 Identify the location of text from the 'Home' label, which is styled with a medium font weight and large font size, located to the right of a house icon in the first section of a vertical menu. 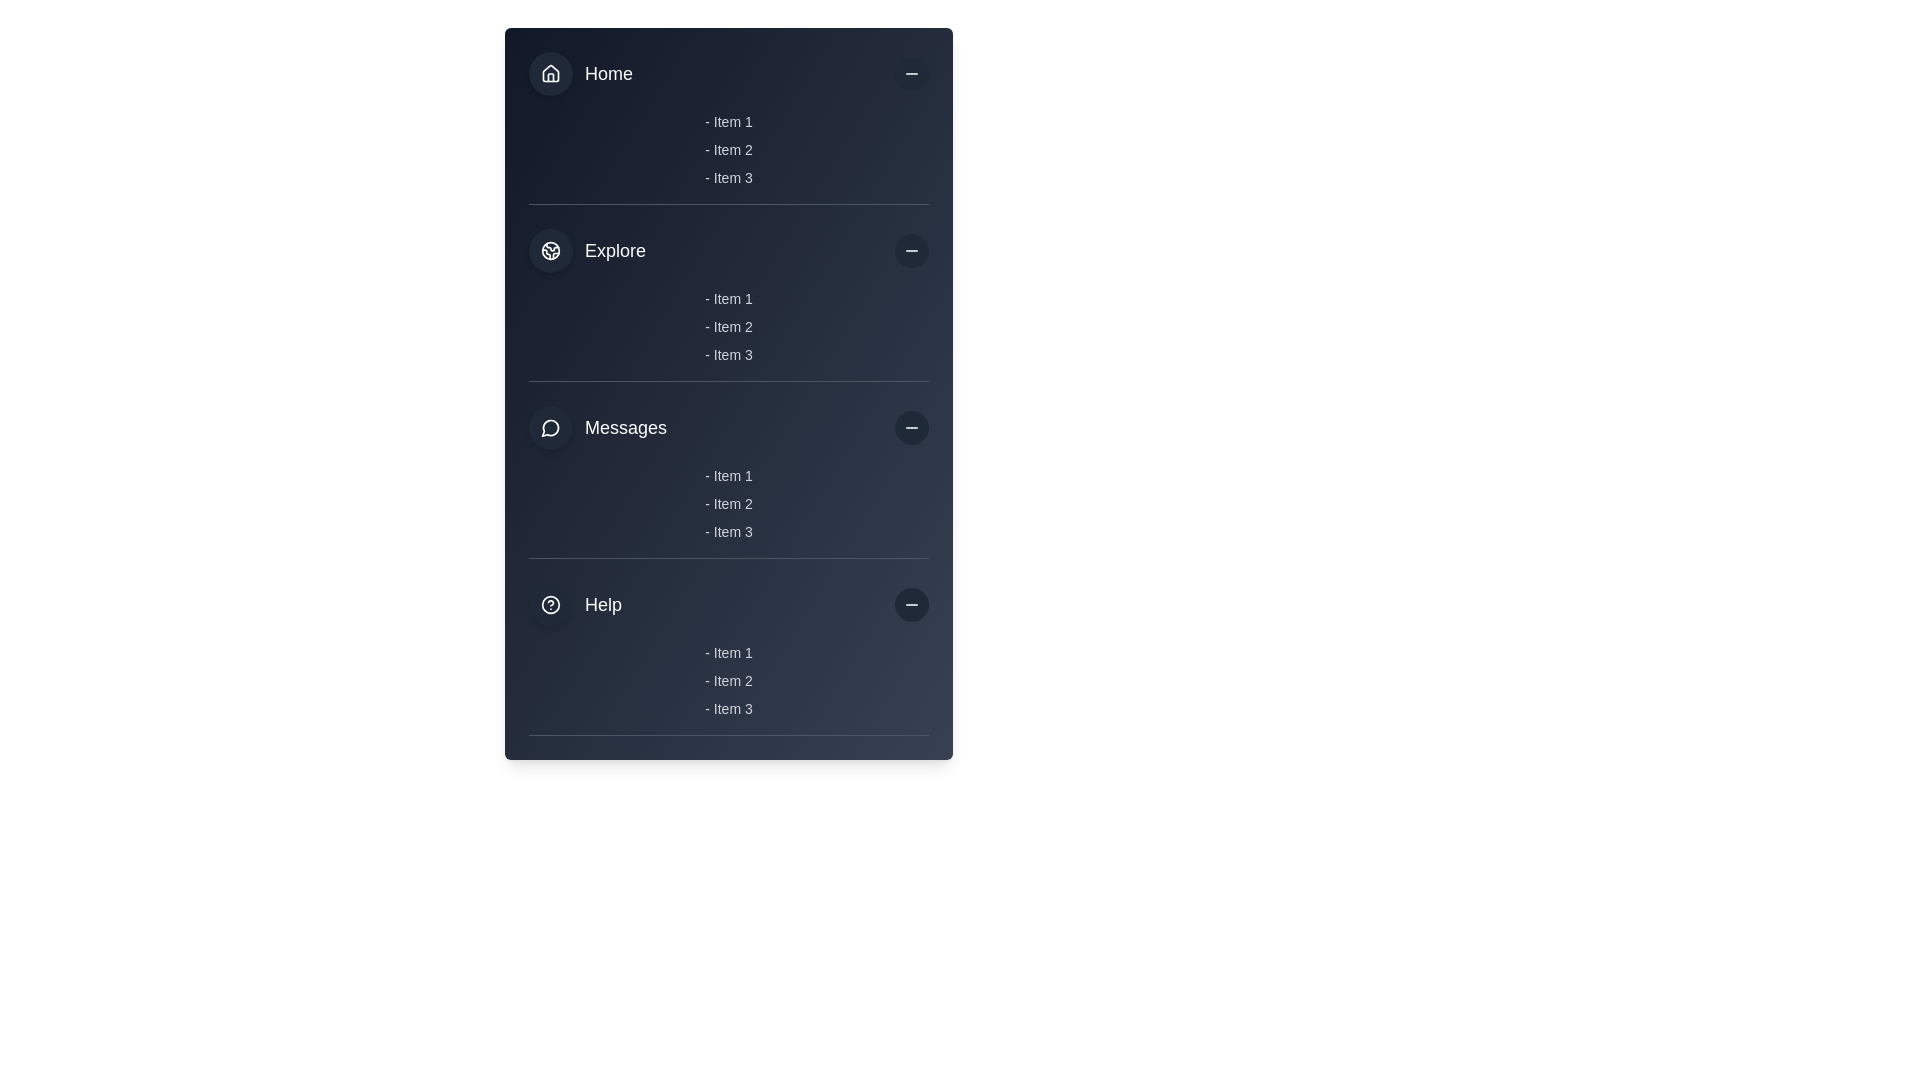
(608, 72).